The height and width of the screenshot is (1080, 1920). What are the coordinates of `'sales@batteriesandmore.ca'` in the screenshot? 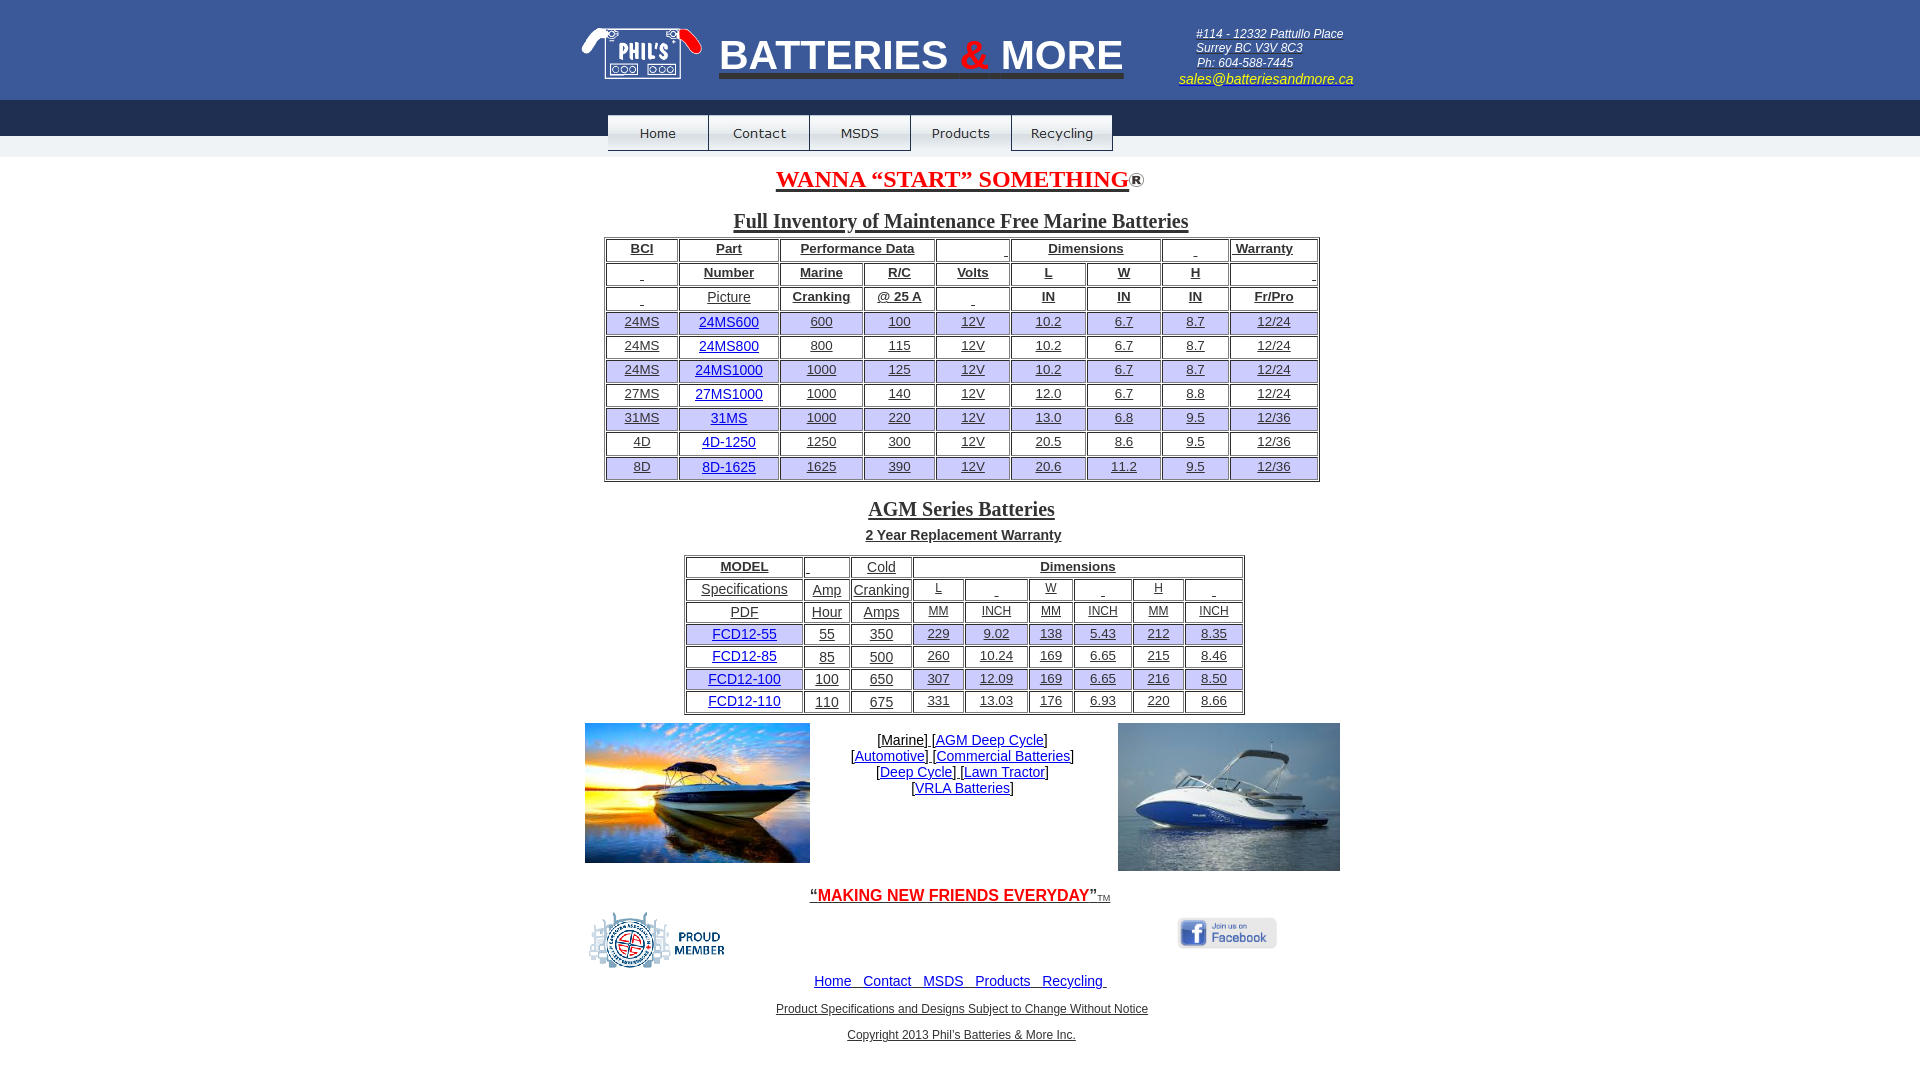 It's located at (1265, 77).